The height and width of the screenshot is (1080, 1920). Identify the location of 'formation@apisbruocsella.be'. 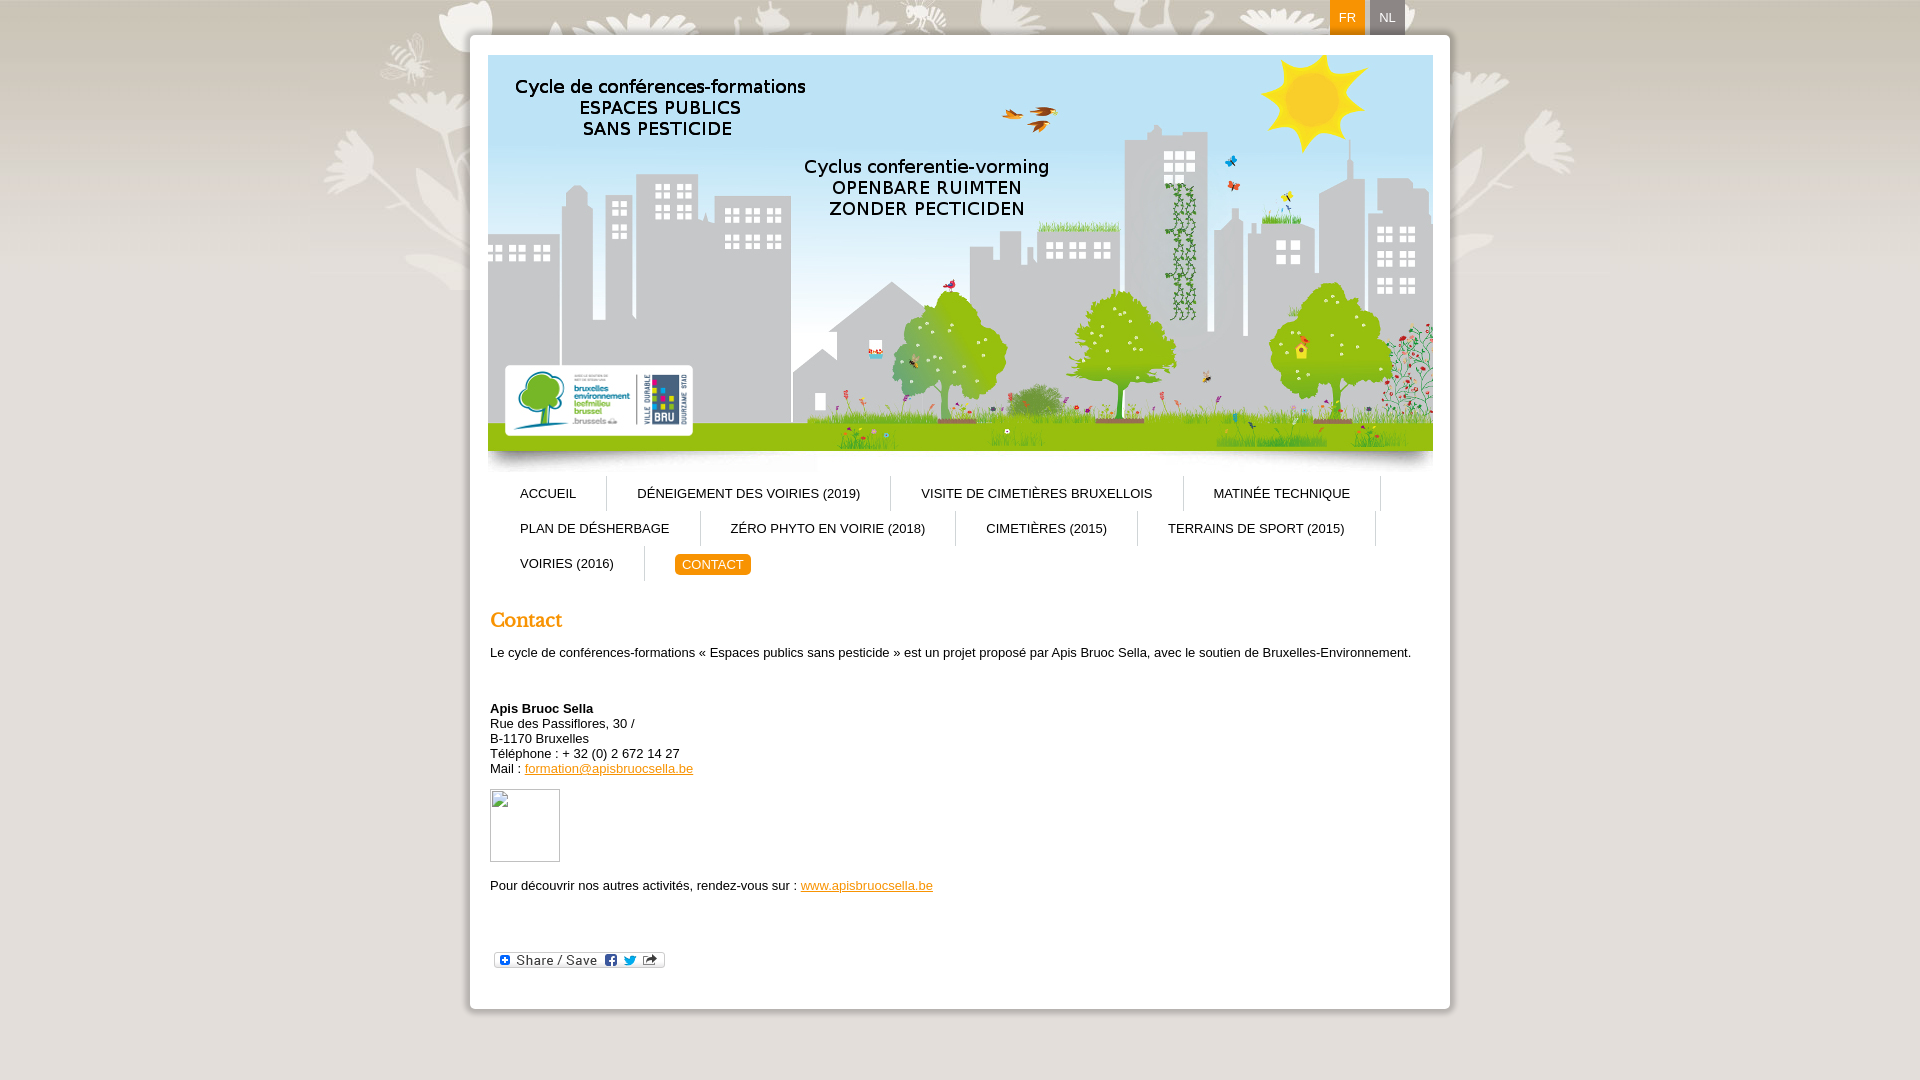
(608, 767).